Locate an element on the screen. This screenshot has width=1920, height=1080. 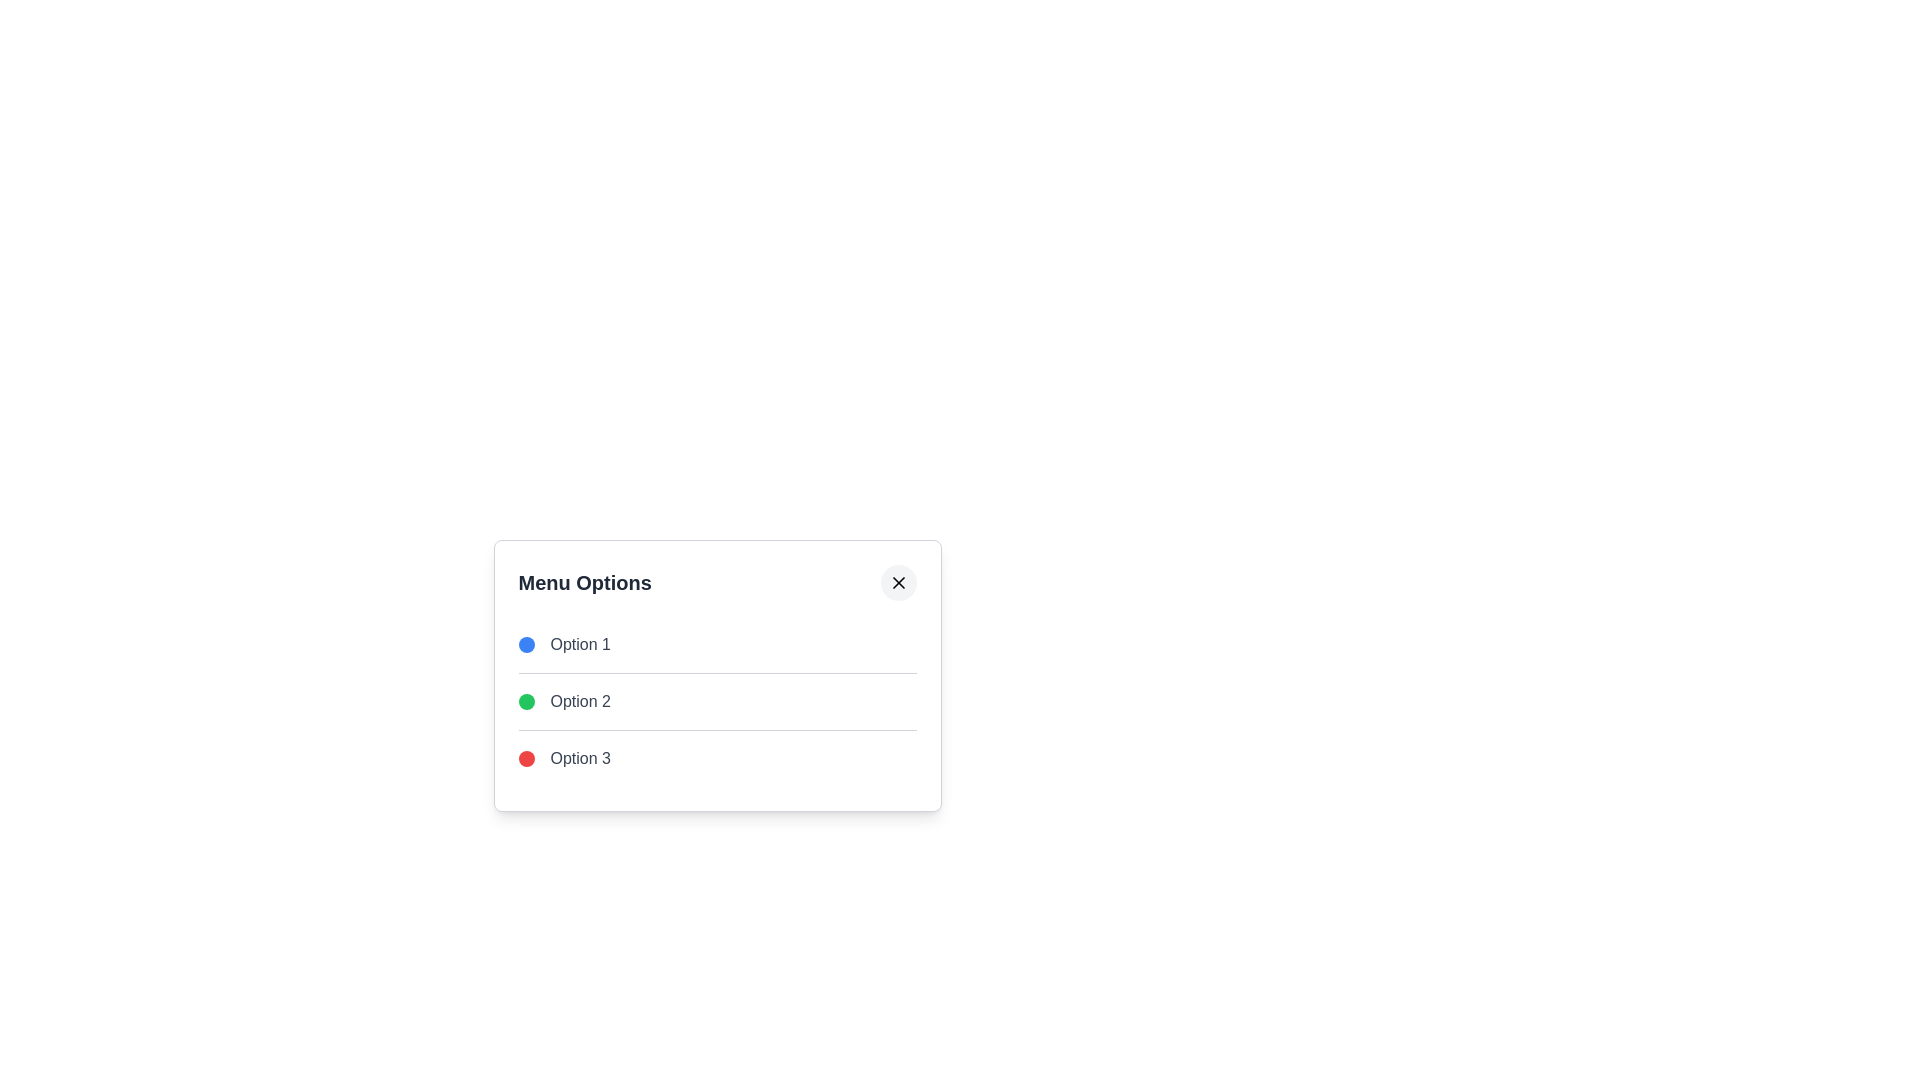
the Status indicator next to 'Option 2' in the 'Menu Options' section to visually indicate its status is located at coordinates (526, 701).